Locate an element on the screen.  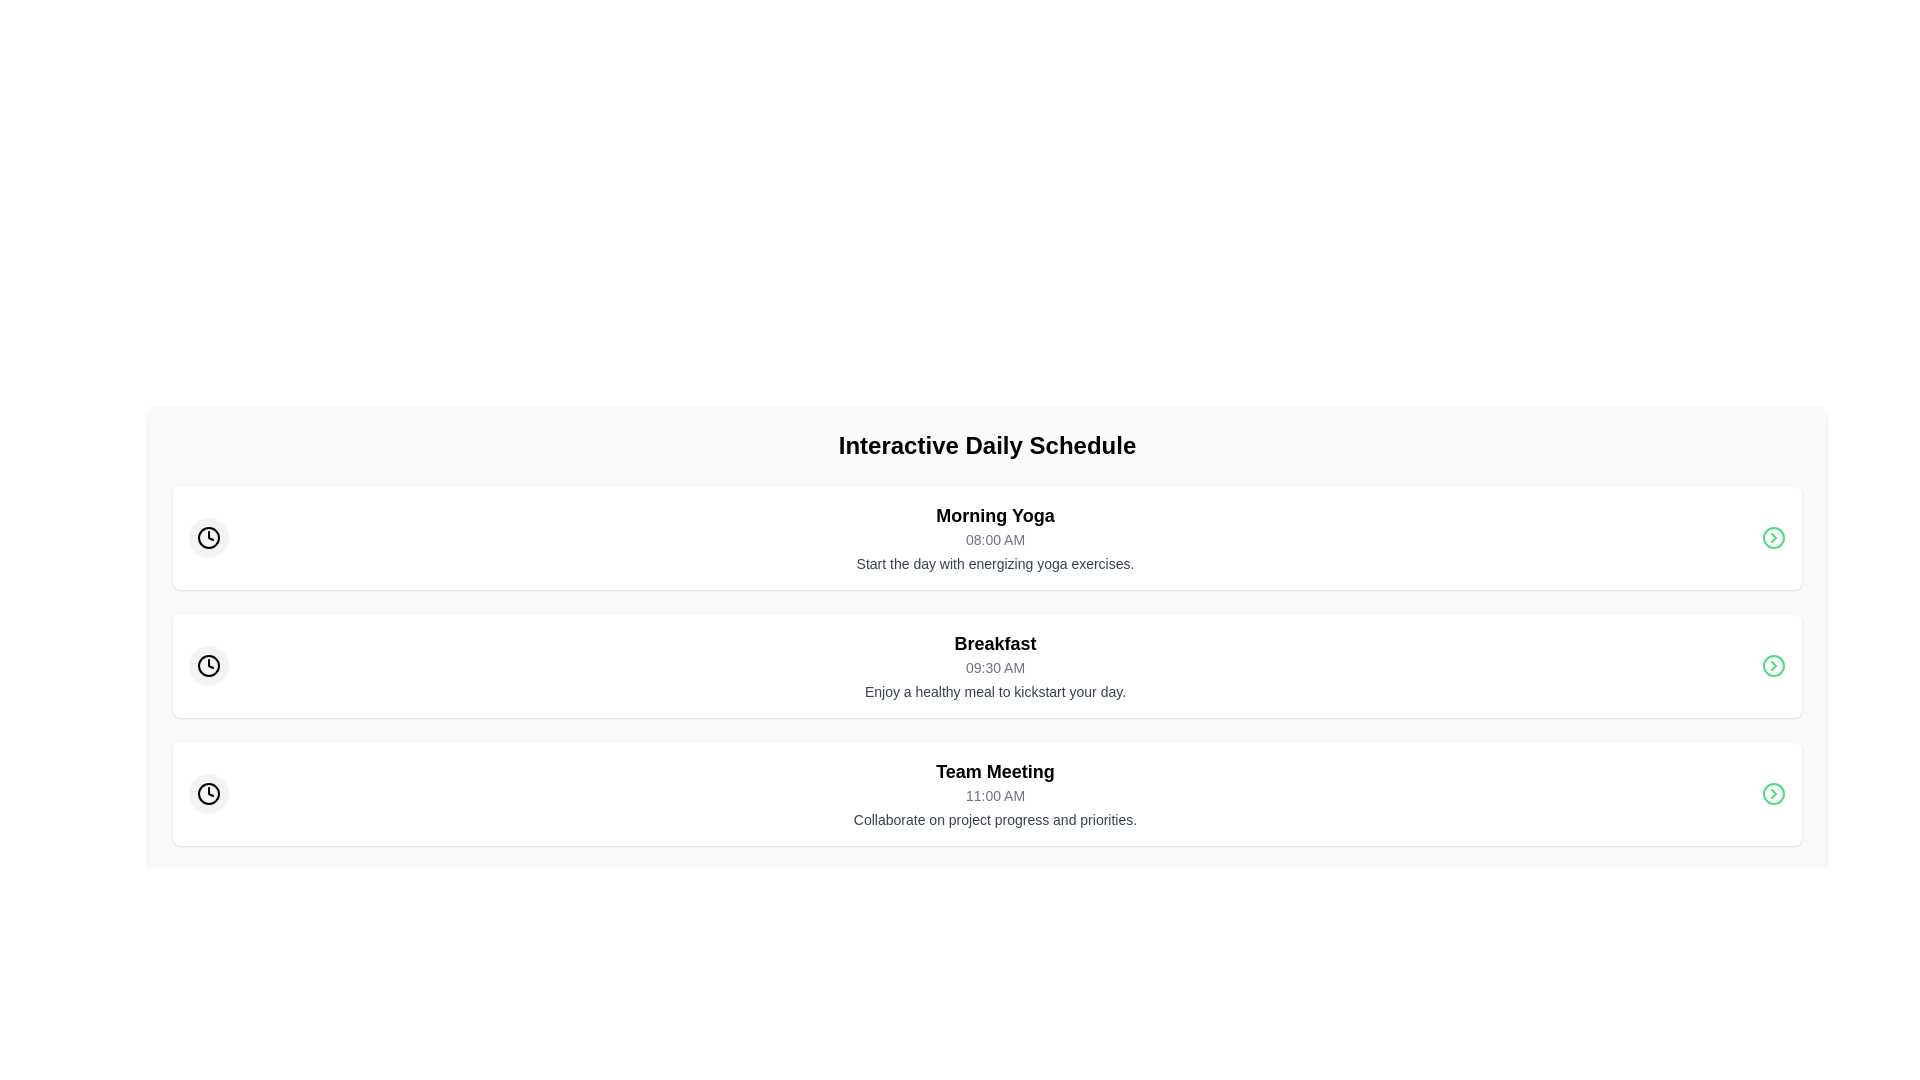
the clock icon, which is a circular element outlined in black with a white background, located in the far-left side of the third row under the 'Team Meeting' section is located at coordinates (209, 793).